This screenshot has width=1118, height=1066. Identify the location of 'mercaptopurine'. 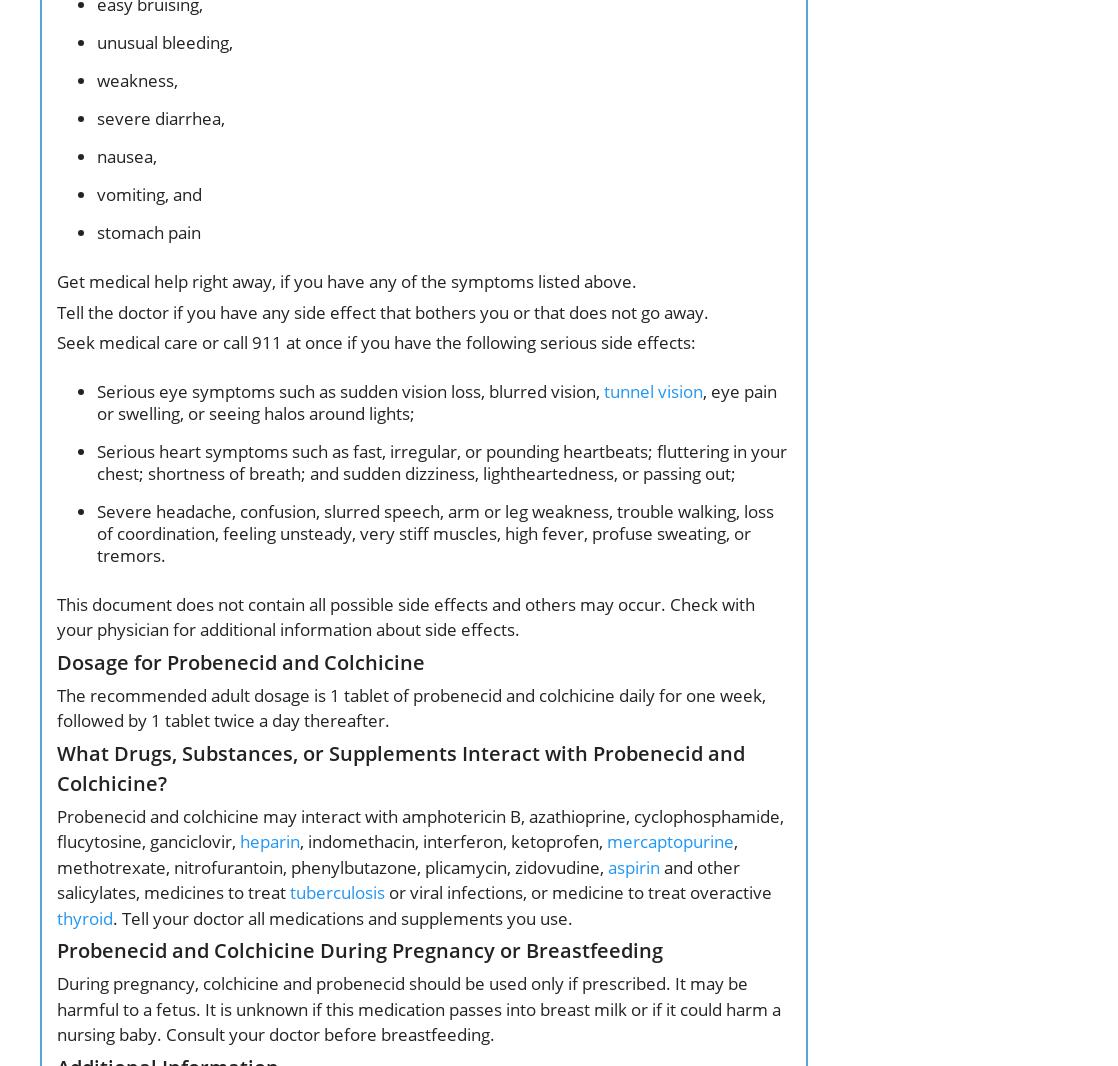
(670, 841).